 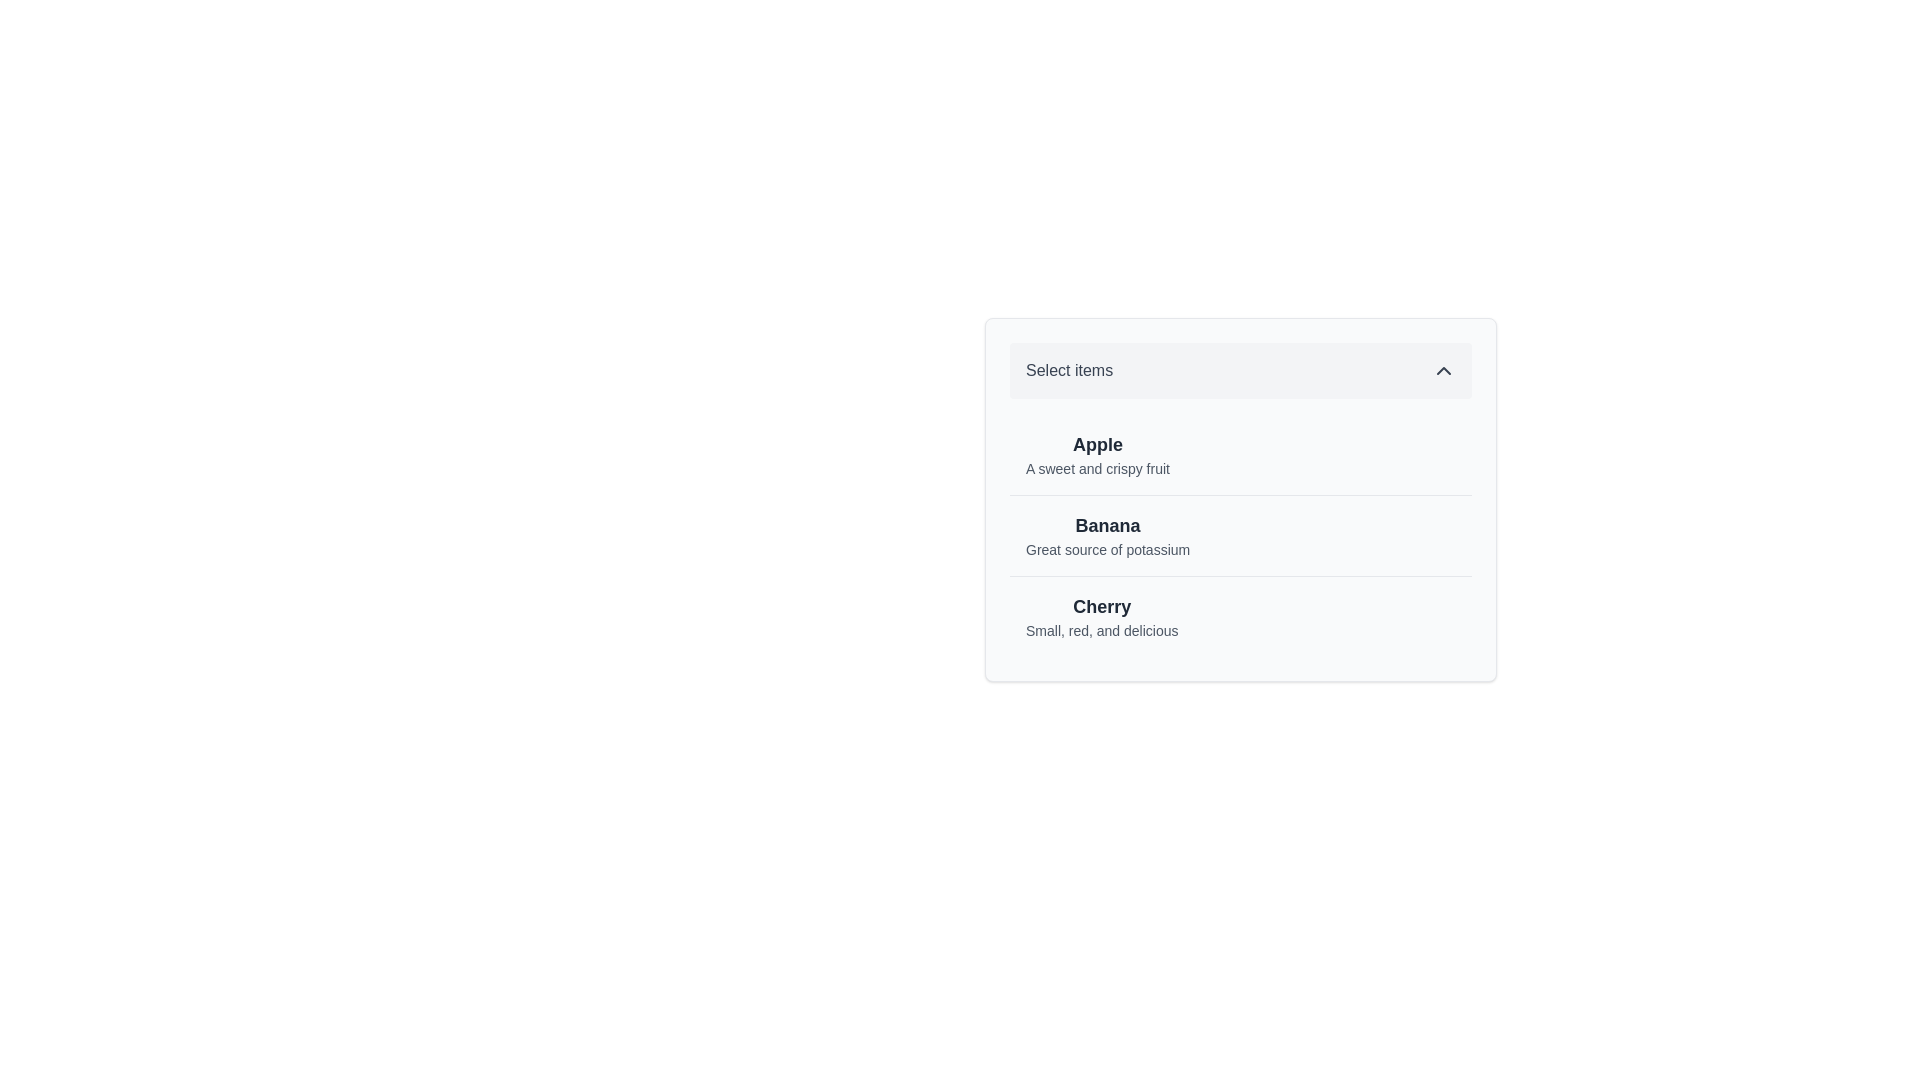 I want to click on description of the list item that displays 'Banana' in bold with the subtitle 'Great source of potassium' beneath it, positioned as the second item in a vertical list, so click(x=1240, y=534).